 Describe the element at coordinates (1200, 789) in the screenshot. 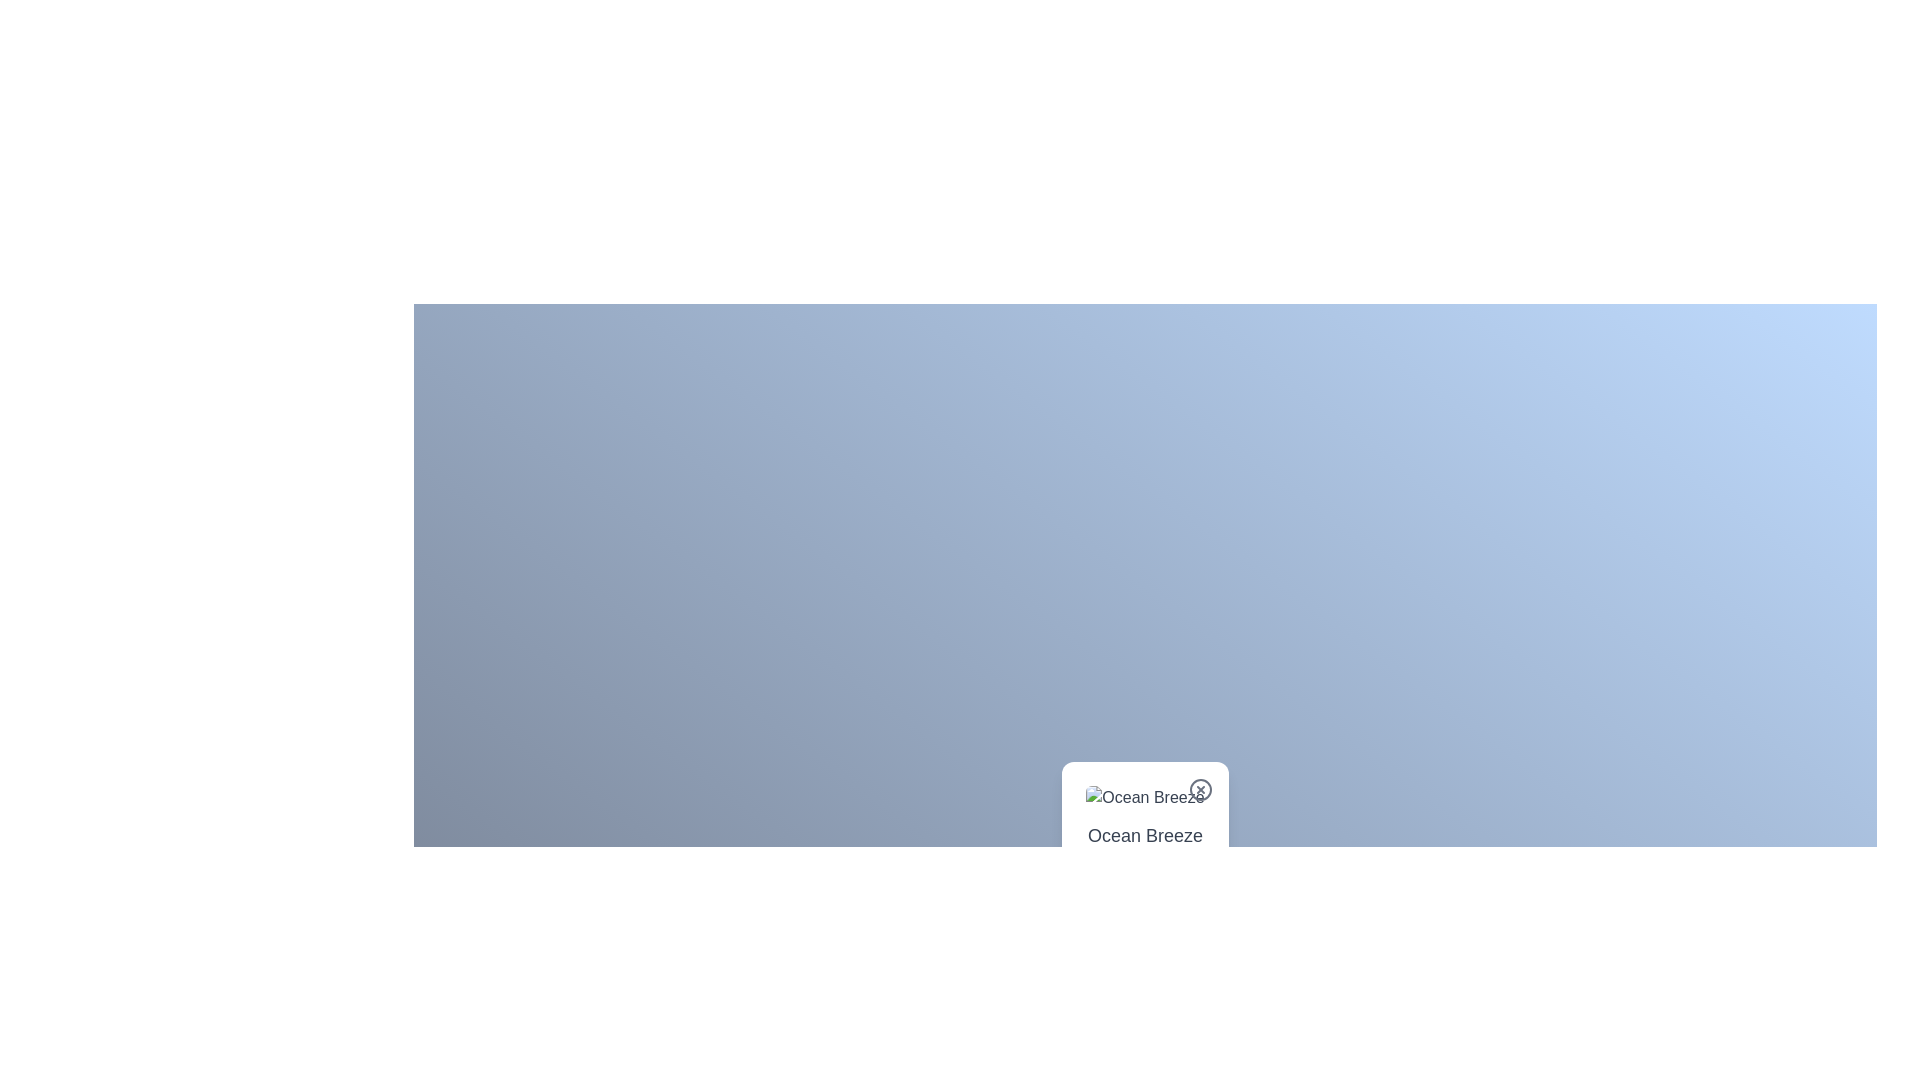

I see `the close button in the top-right corner of the 'Ocean Breeze' card to change its color to red` at that location.